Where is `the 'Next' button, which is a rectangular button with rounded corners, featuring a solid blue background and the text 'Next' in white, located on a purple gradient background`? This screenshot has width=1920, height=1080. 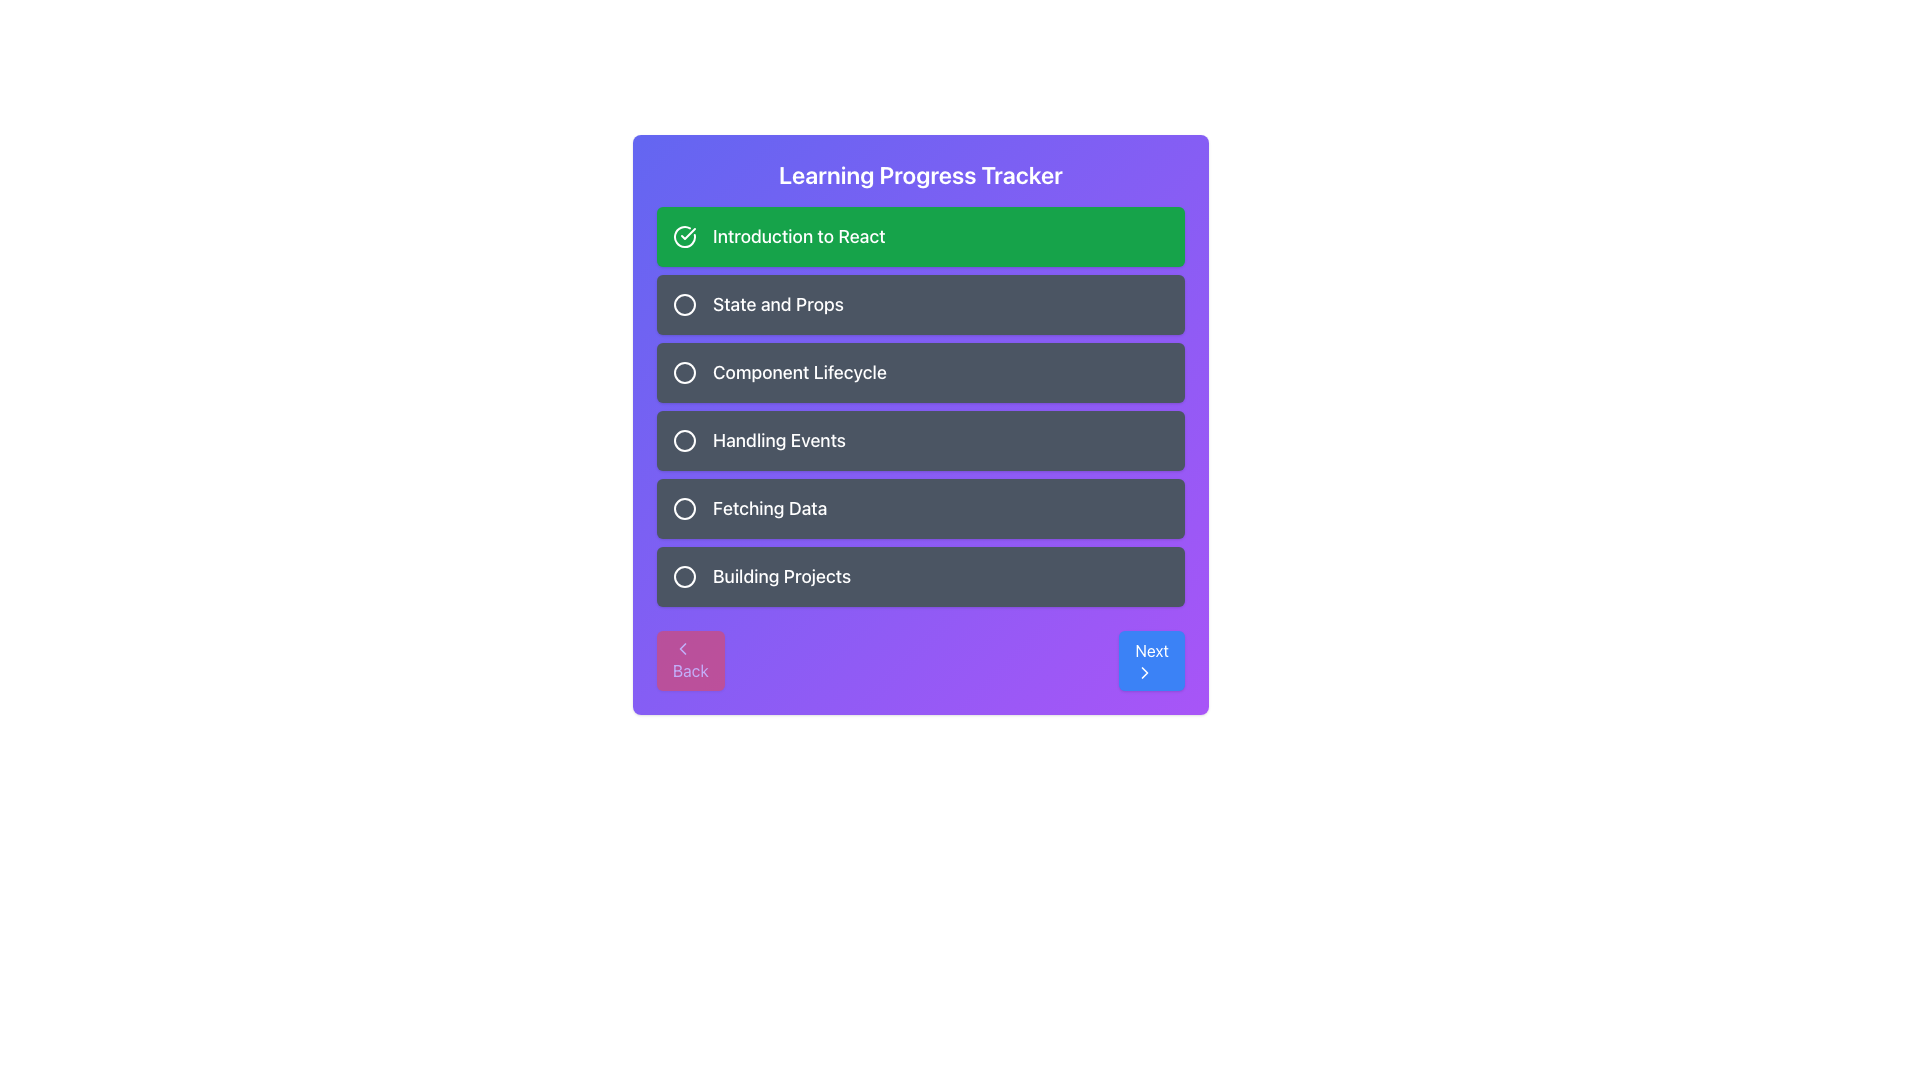 the 'Next' button, which is a rectangular button with rounded corners, featuring a solid blue background and the text 'Next' in white, located on a purple gradient background is located at coordinates (1152, 660).